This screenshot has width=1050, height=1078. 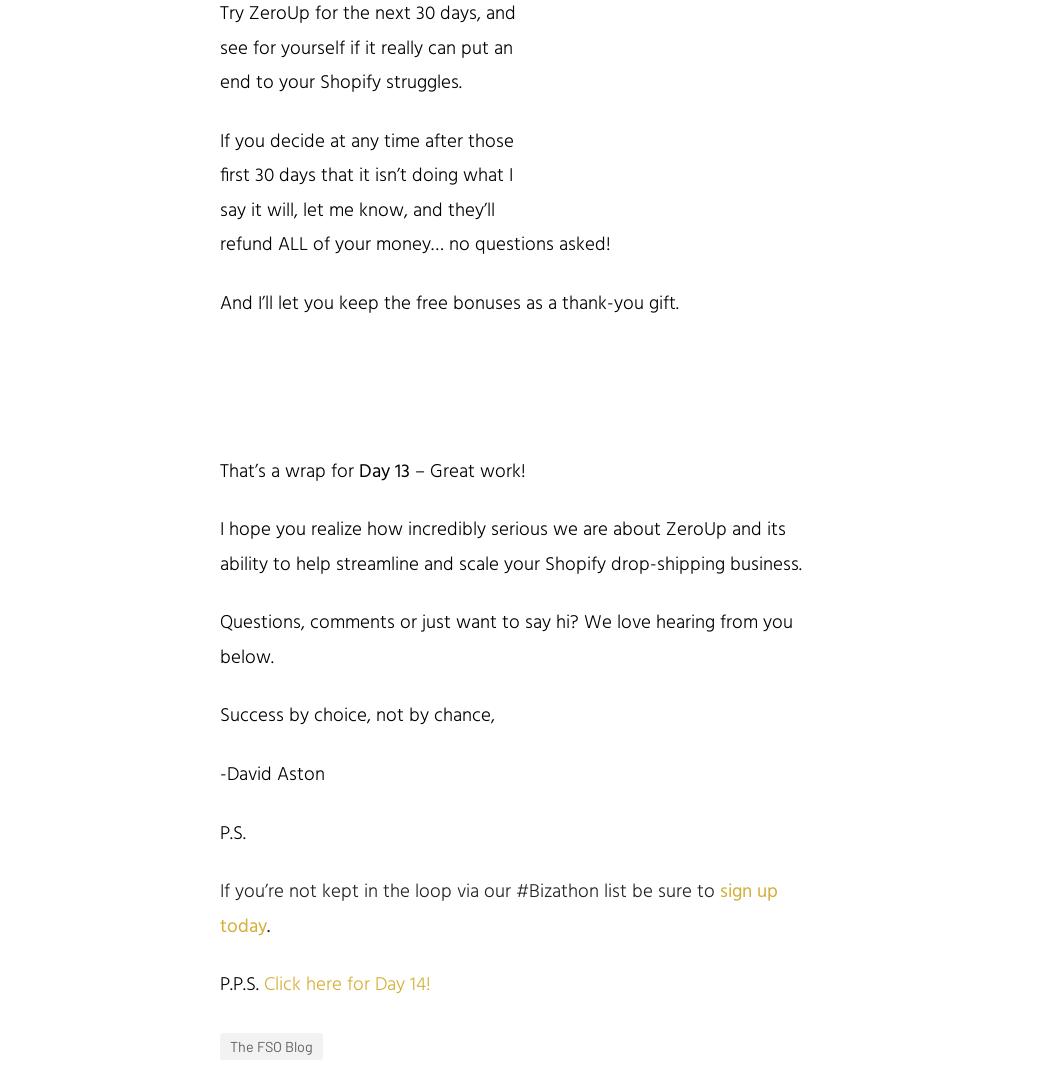 What do you see at coordinates (271, 773) in the screenshot?
I see `'-David Aston'` at bounding box center [271, 773].